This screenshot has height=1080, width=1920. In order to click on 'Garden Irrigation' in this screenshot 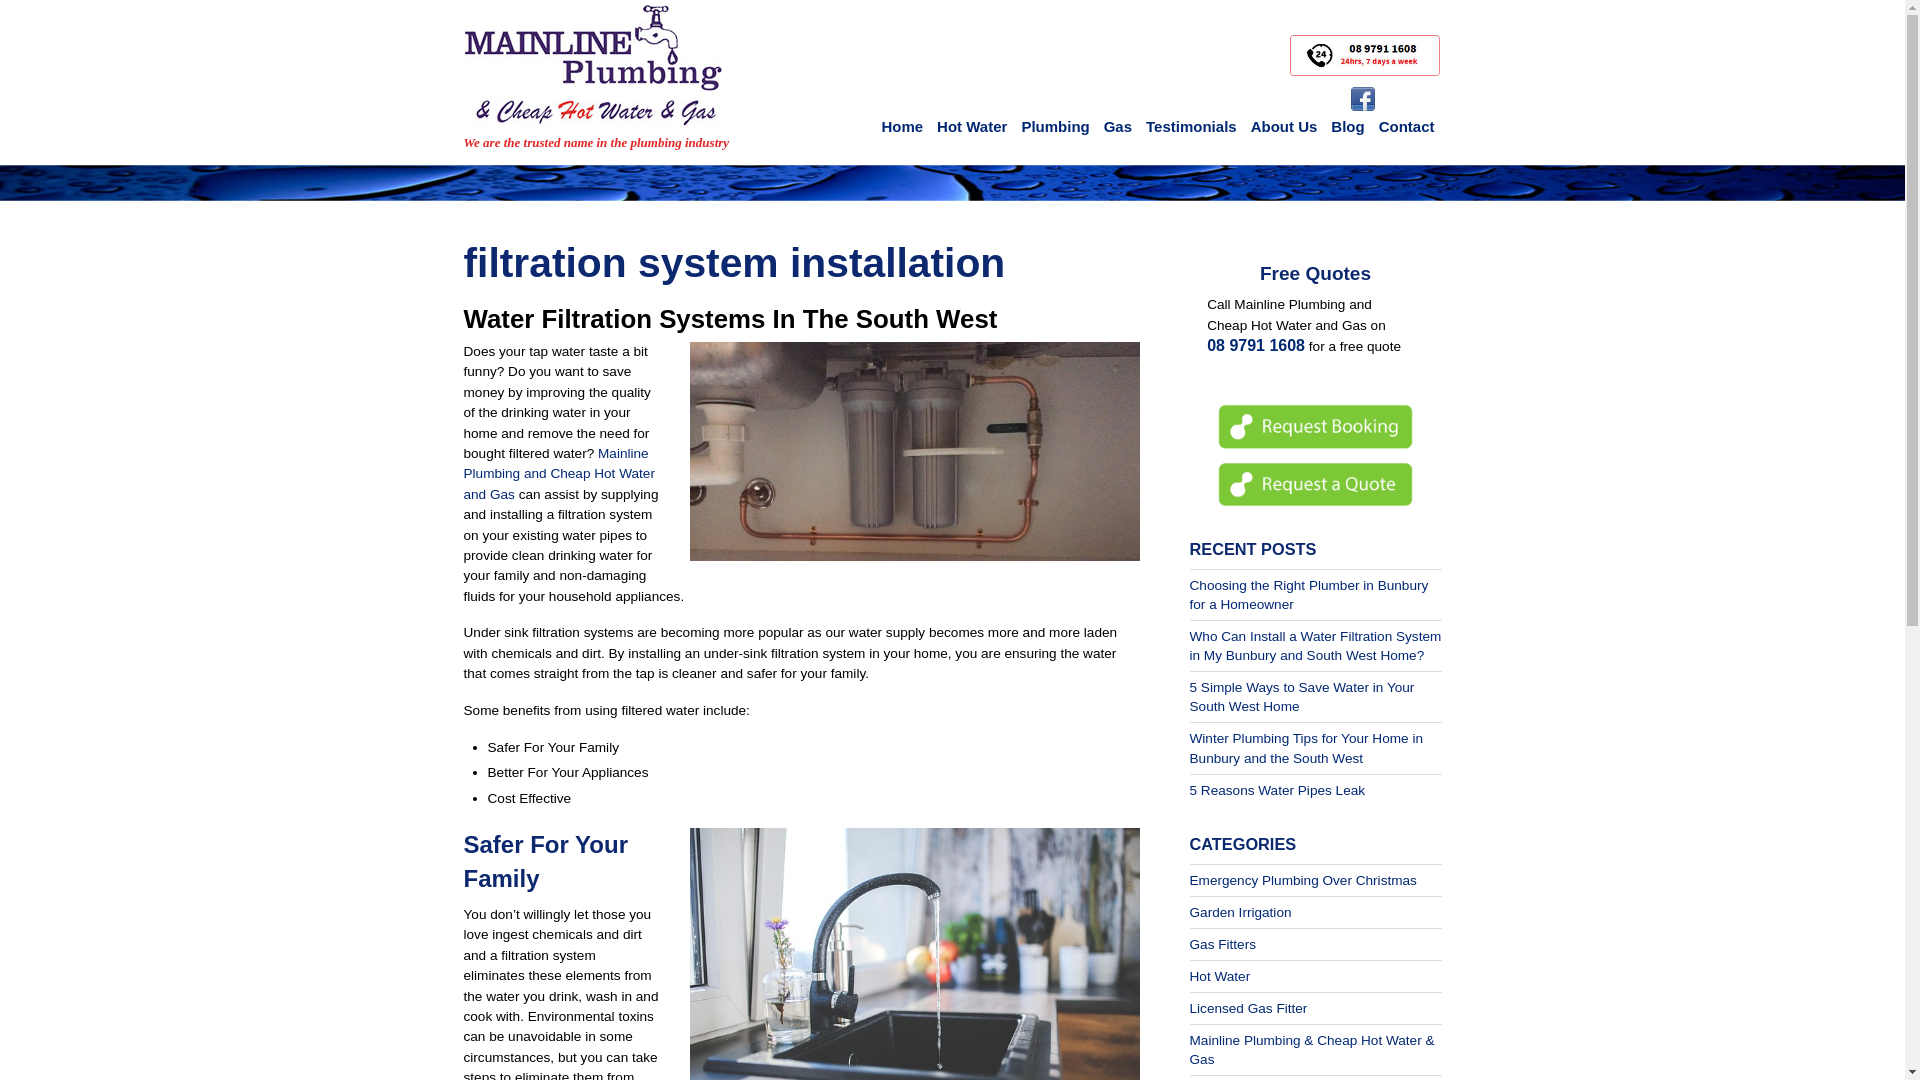, I will do `click(1240, 912)`.